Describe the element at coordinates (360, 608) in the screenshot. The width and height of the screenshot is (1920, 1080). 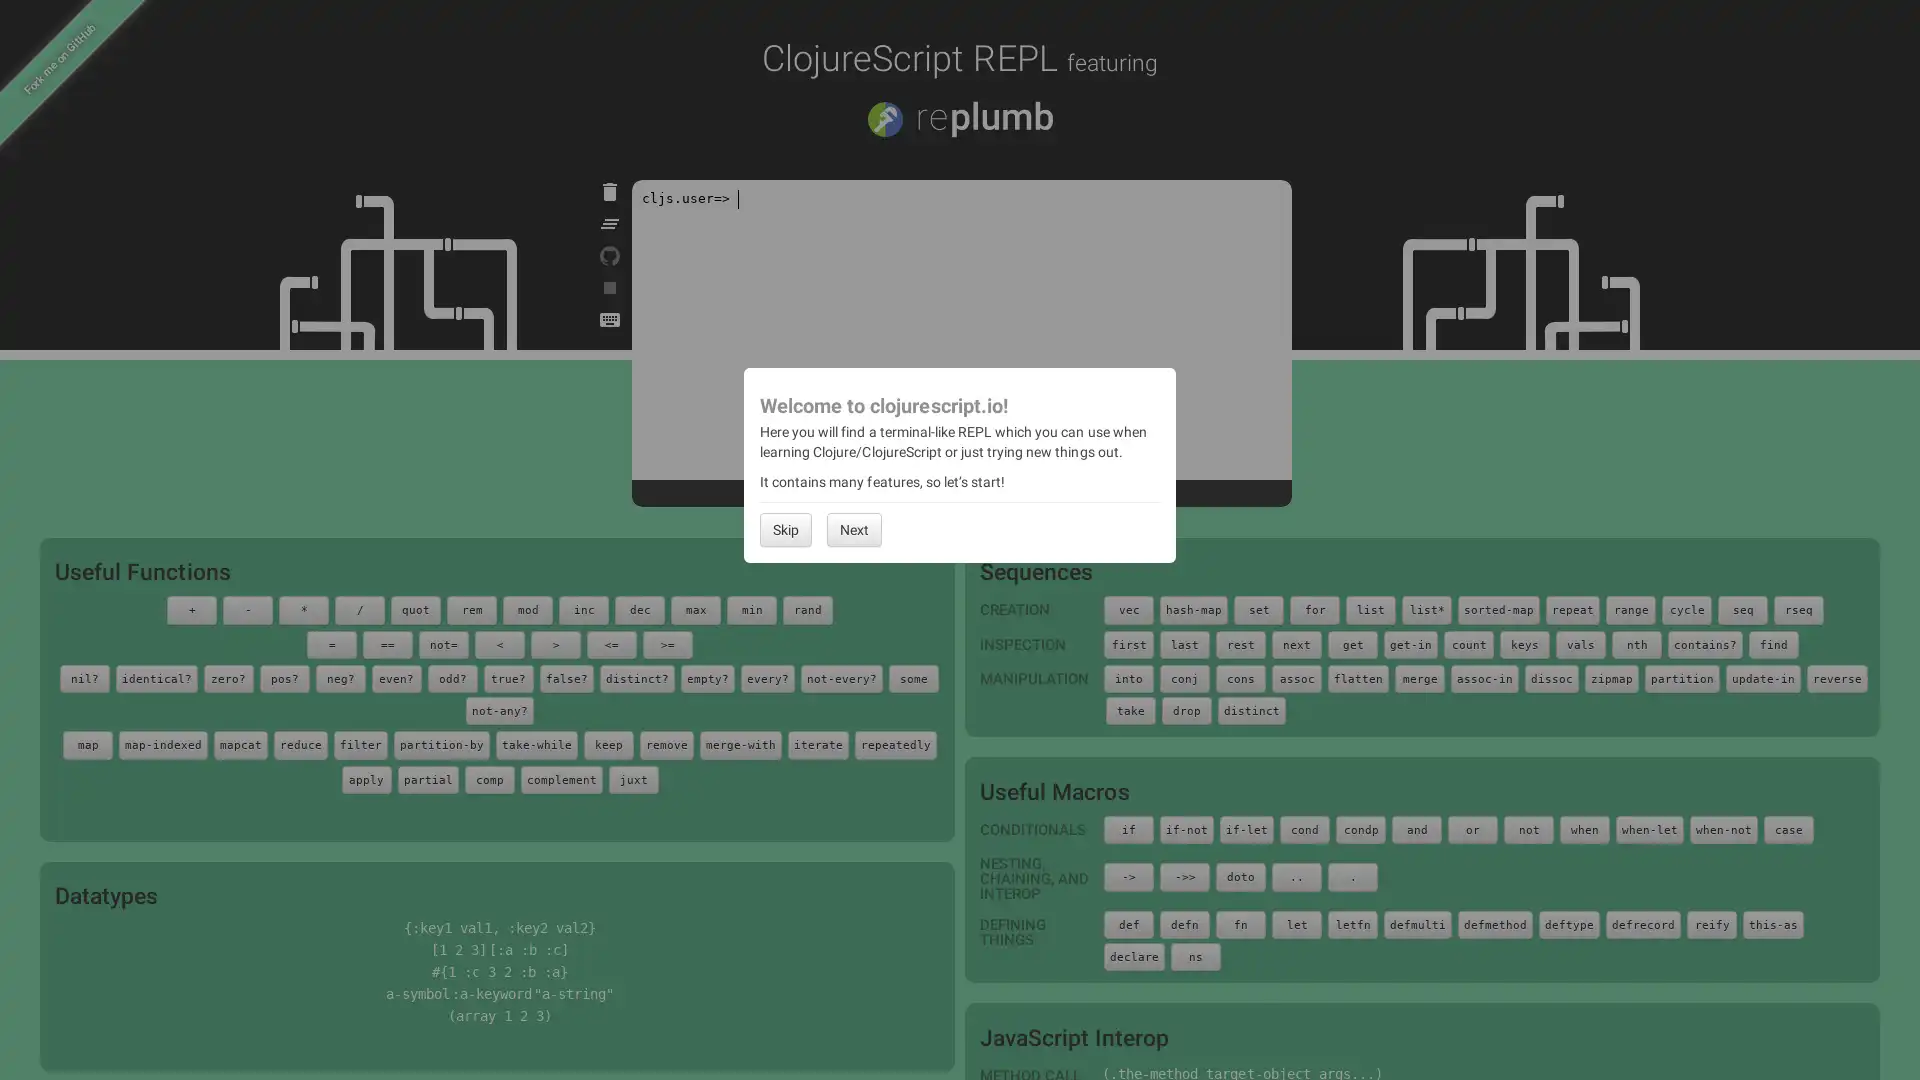
I see `/` at that location.